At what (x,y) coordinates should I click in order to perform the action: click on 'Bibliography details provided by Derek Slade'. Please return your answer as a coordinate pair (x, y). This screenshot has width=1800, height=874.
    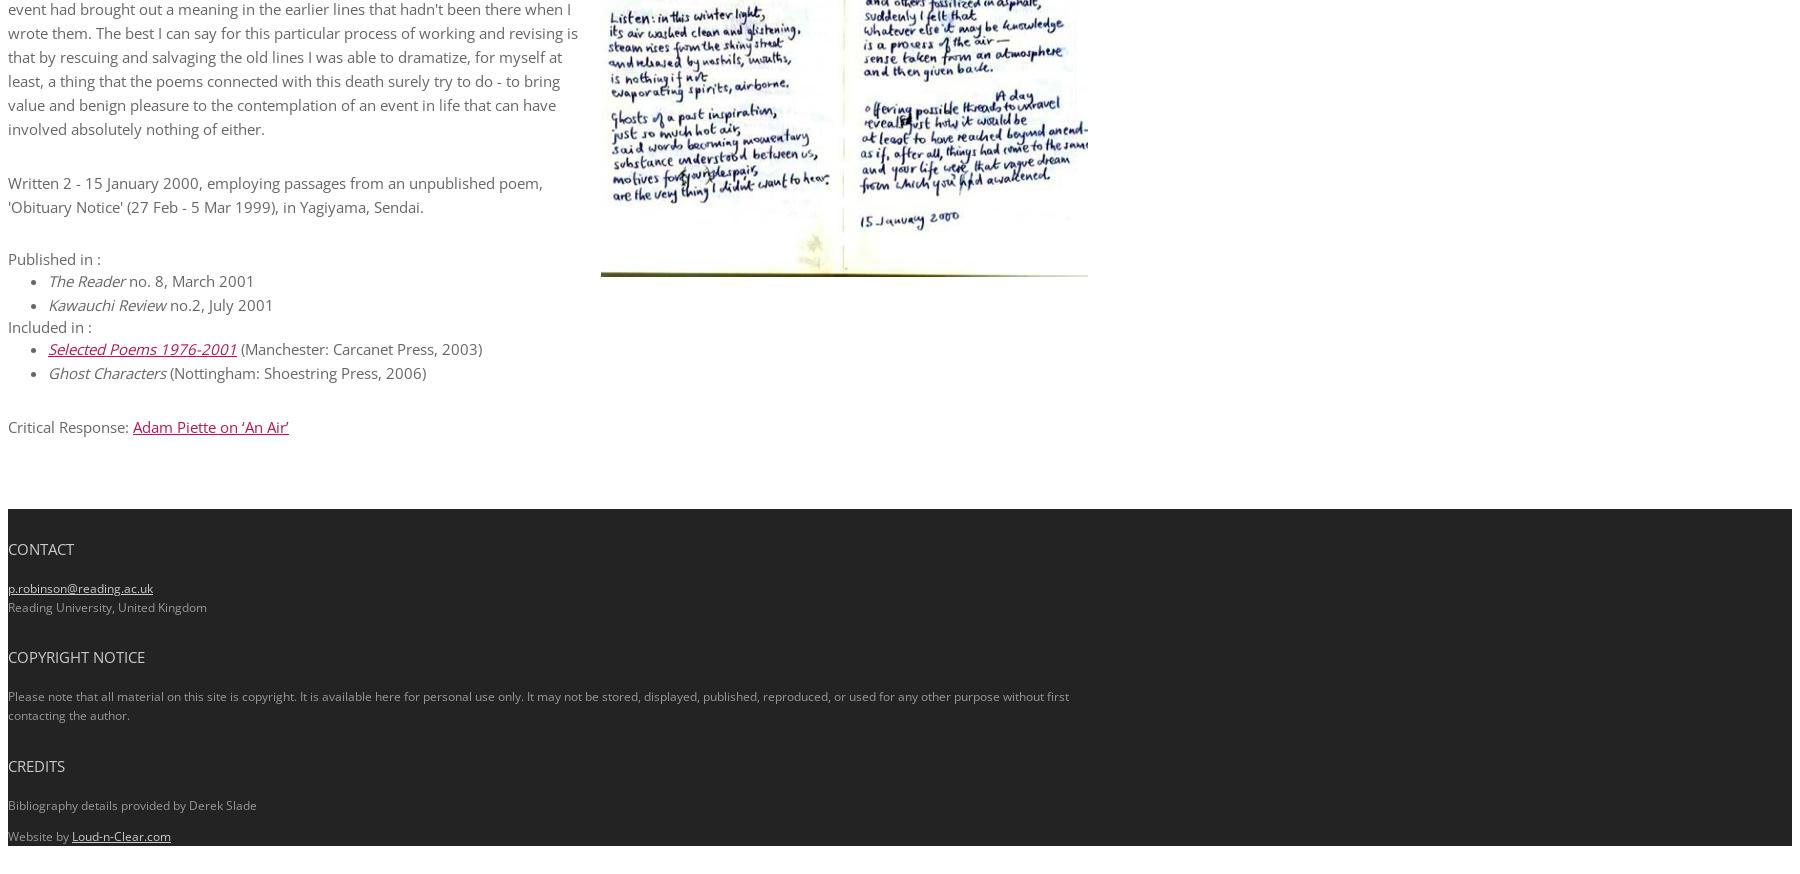
    Looking at the image, I should click on (132, 804).